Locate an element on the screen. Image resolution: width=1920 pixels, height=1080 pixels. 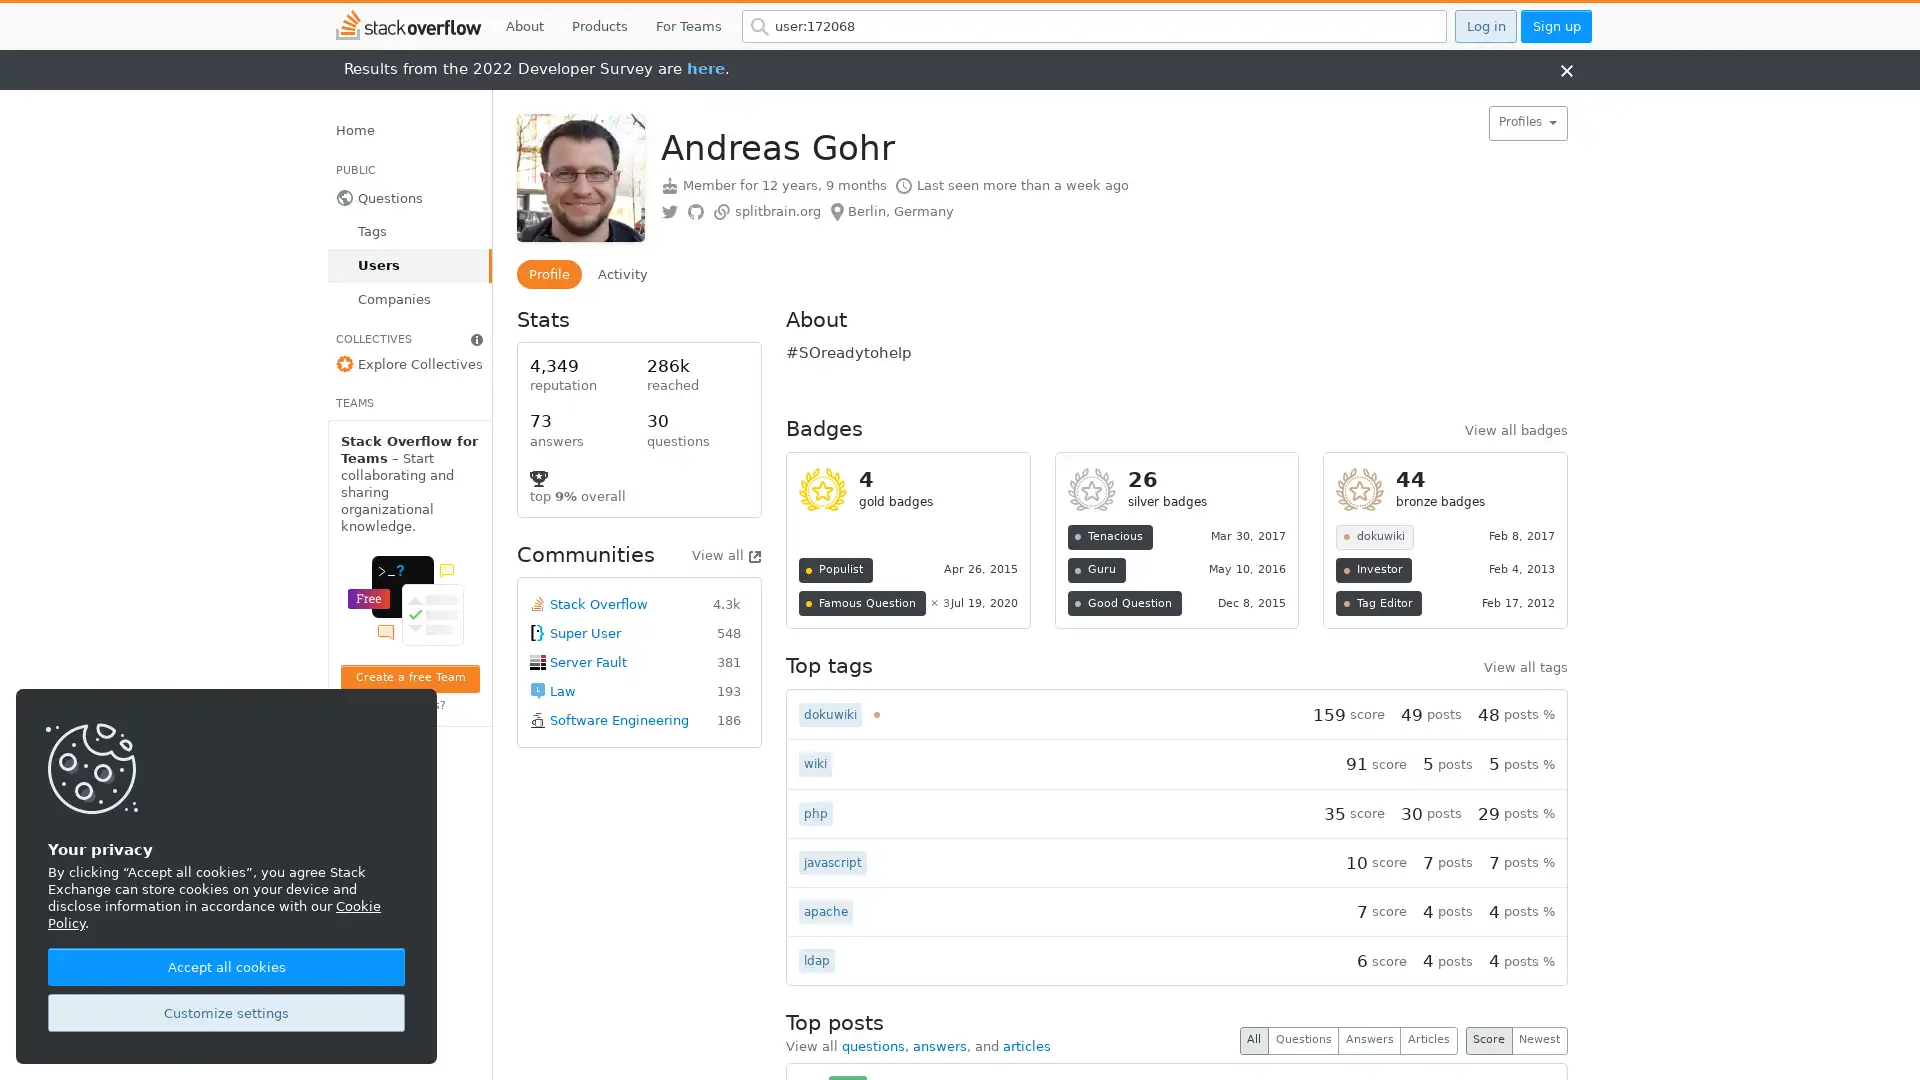
Accept all cookies is located at coordinates (226, 966).